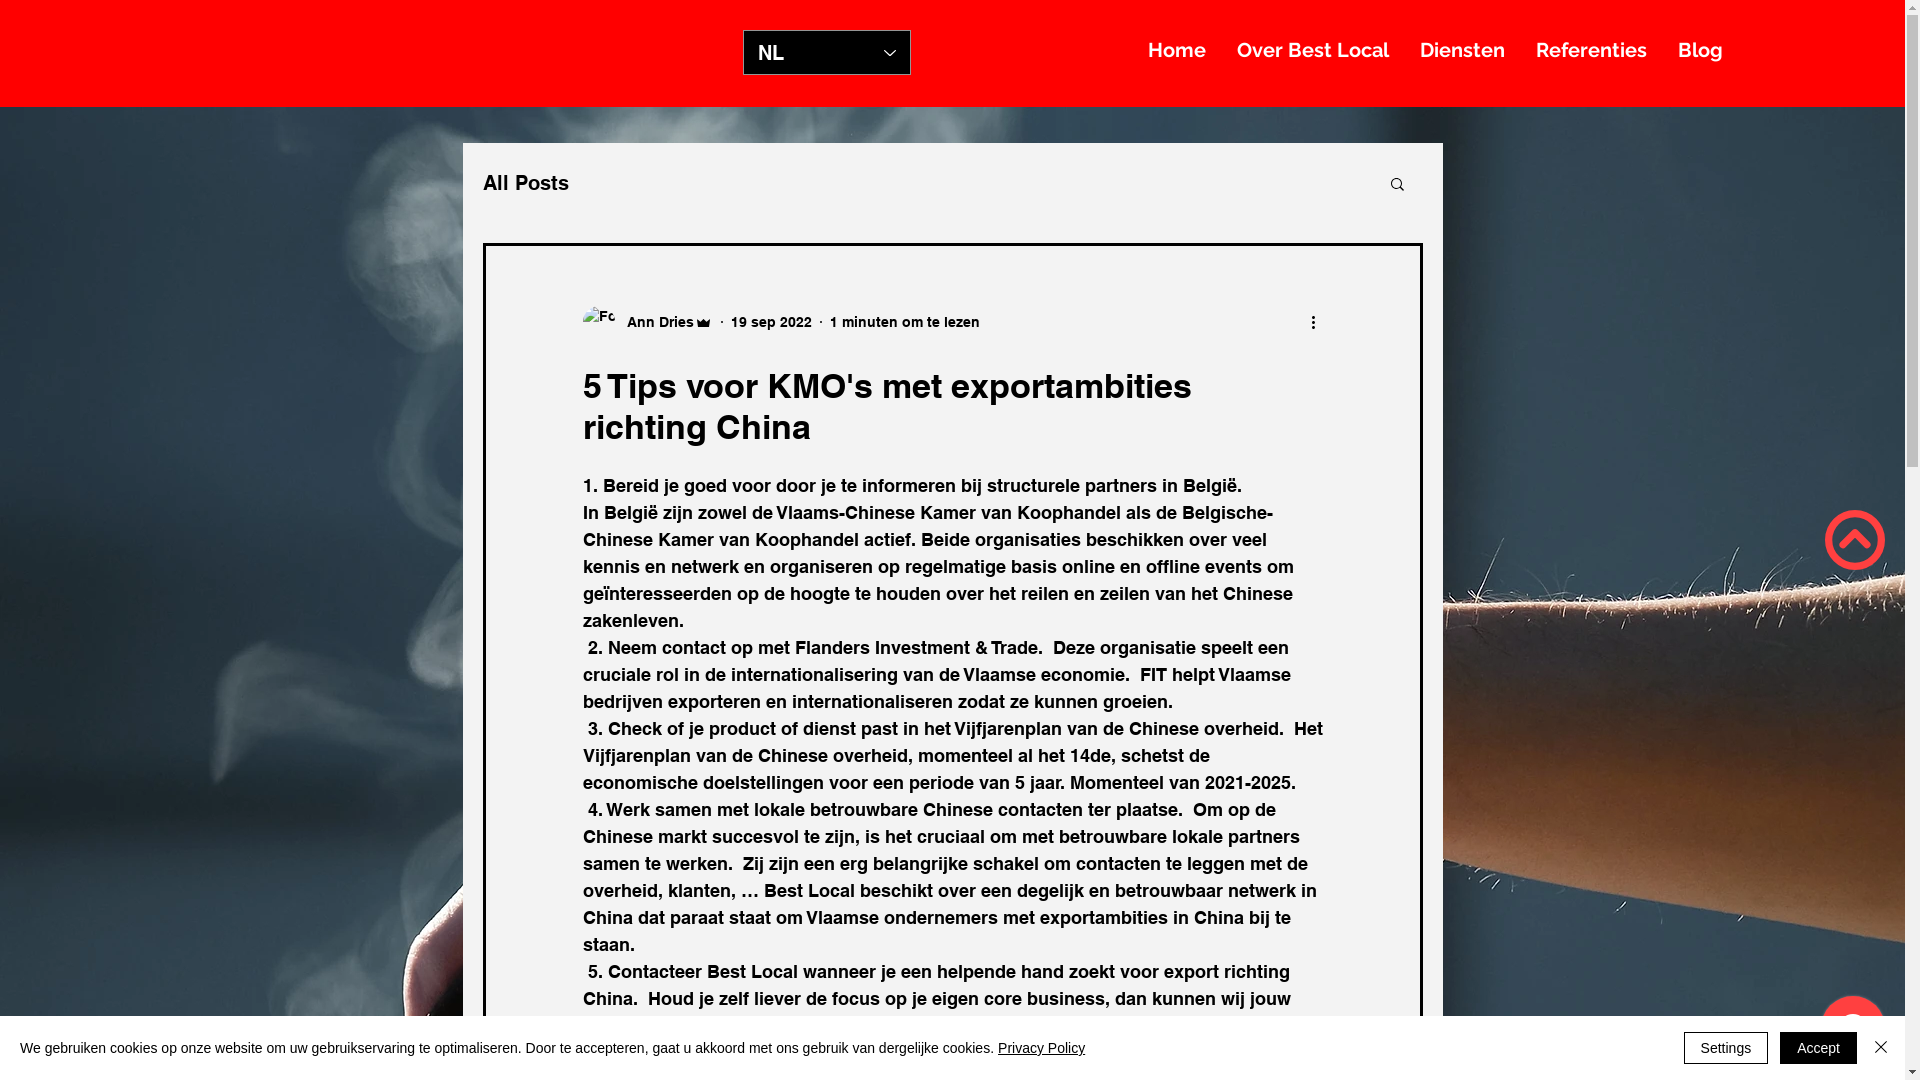 Image resolution: width=1920 pixels, height=1080 pixels. What do you see at coordinates (998, 1047) in the screenshot?
I see `'Privacy Policy'` at bounding box center [998, 1047].